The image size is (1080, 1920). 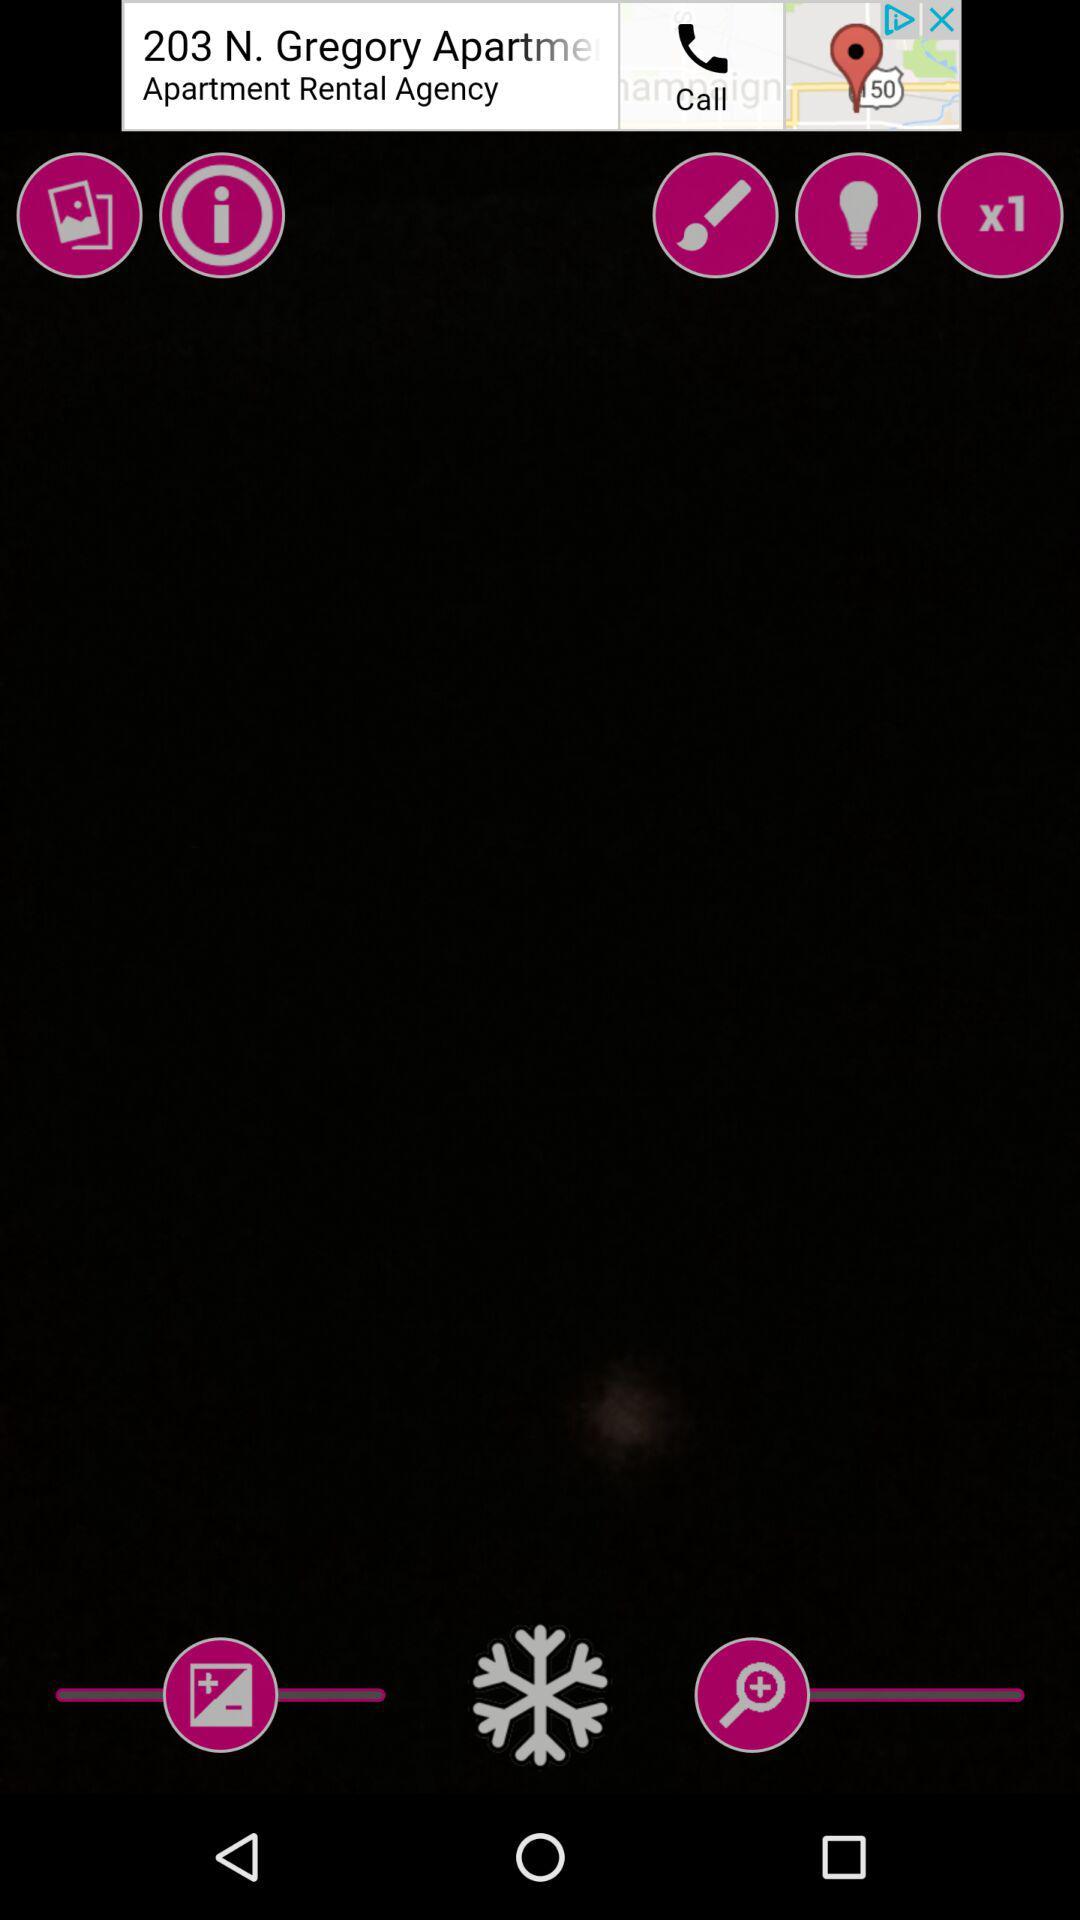 What do you see at coordinates (856, 215) in the screenshot?
I see `the avatar icon` at bounding box center [856, 215].